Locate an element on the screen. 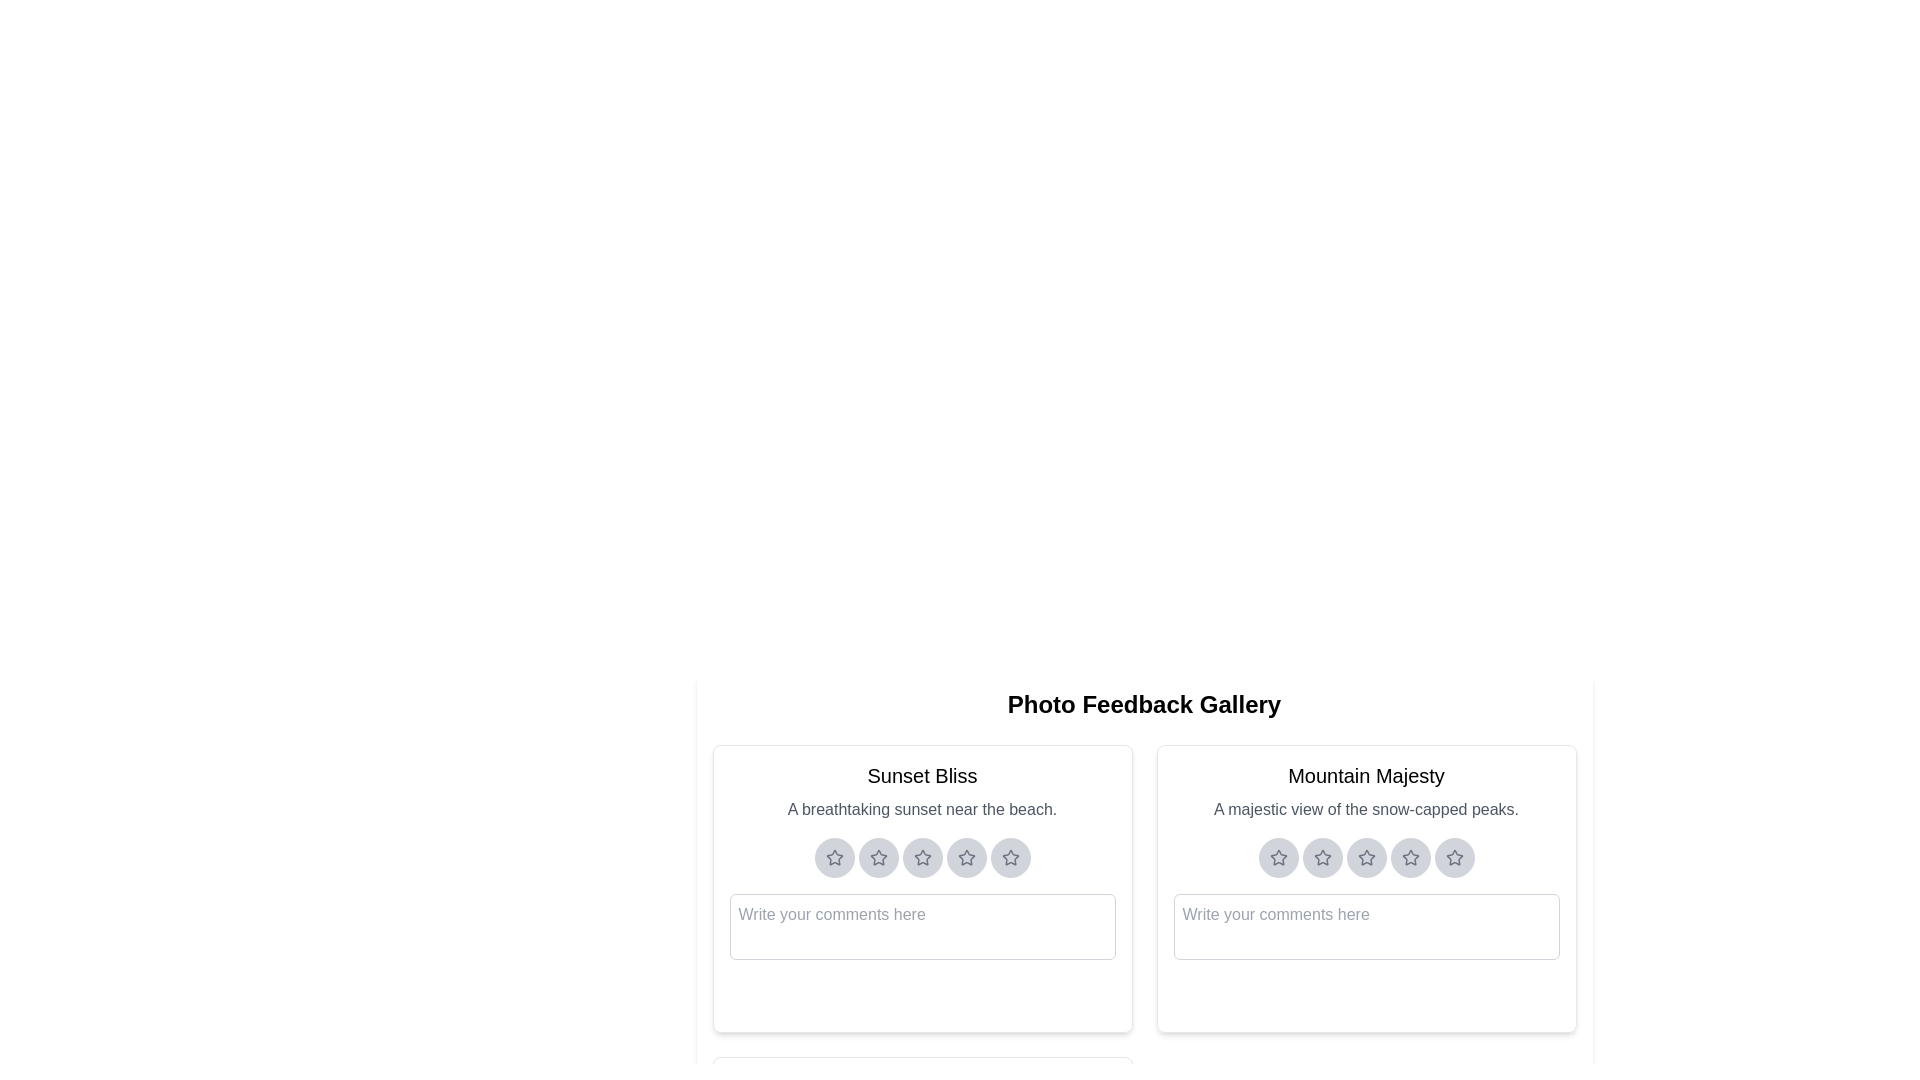 The image size is (1920, 1080). the third interactive star button in the Rating component of the 'Sunset Bliss' card is located at coordinates (921, 856).